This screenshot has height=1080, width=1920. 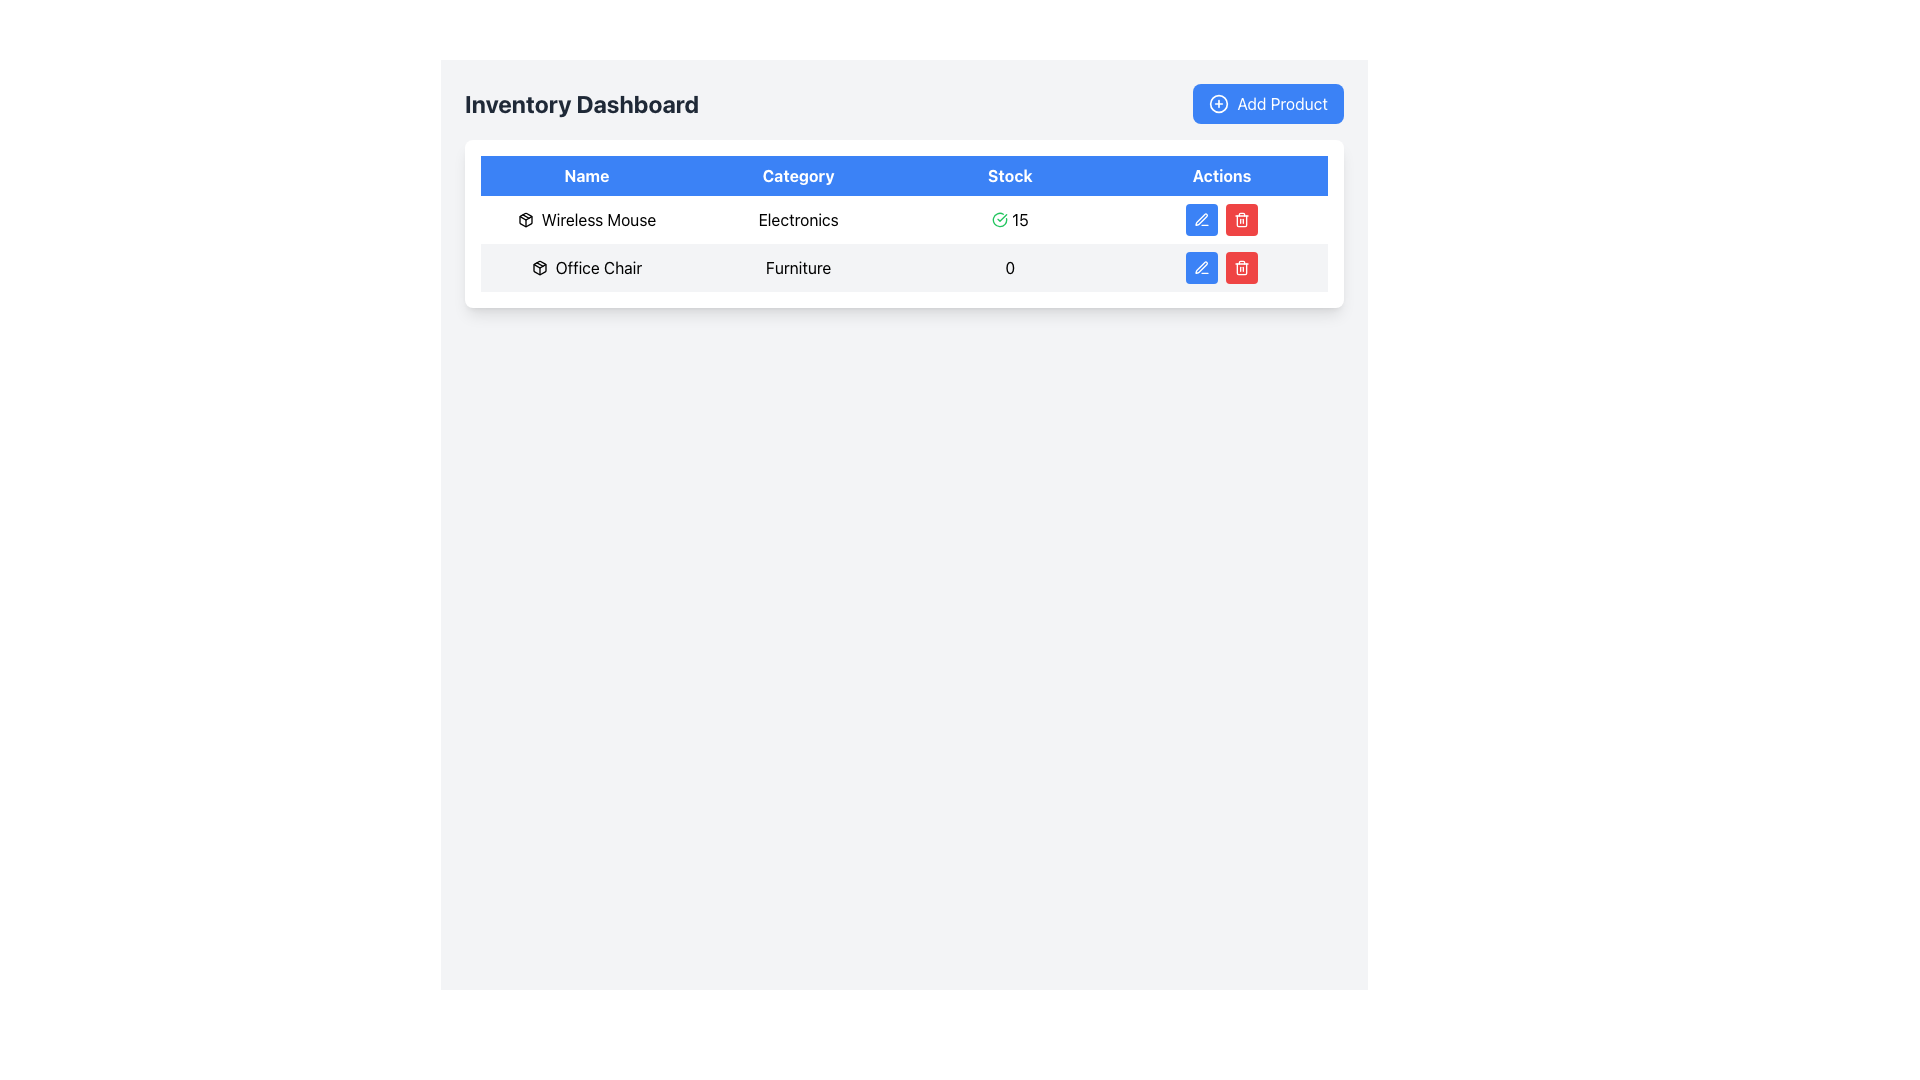 I want to click on the trash can icon within the red delete button located in the 'Actions' column on the second row of the table, so click(x=1241, y=221).